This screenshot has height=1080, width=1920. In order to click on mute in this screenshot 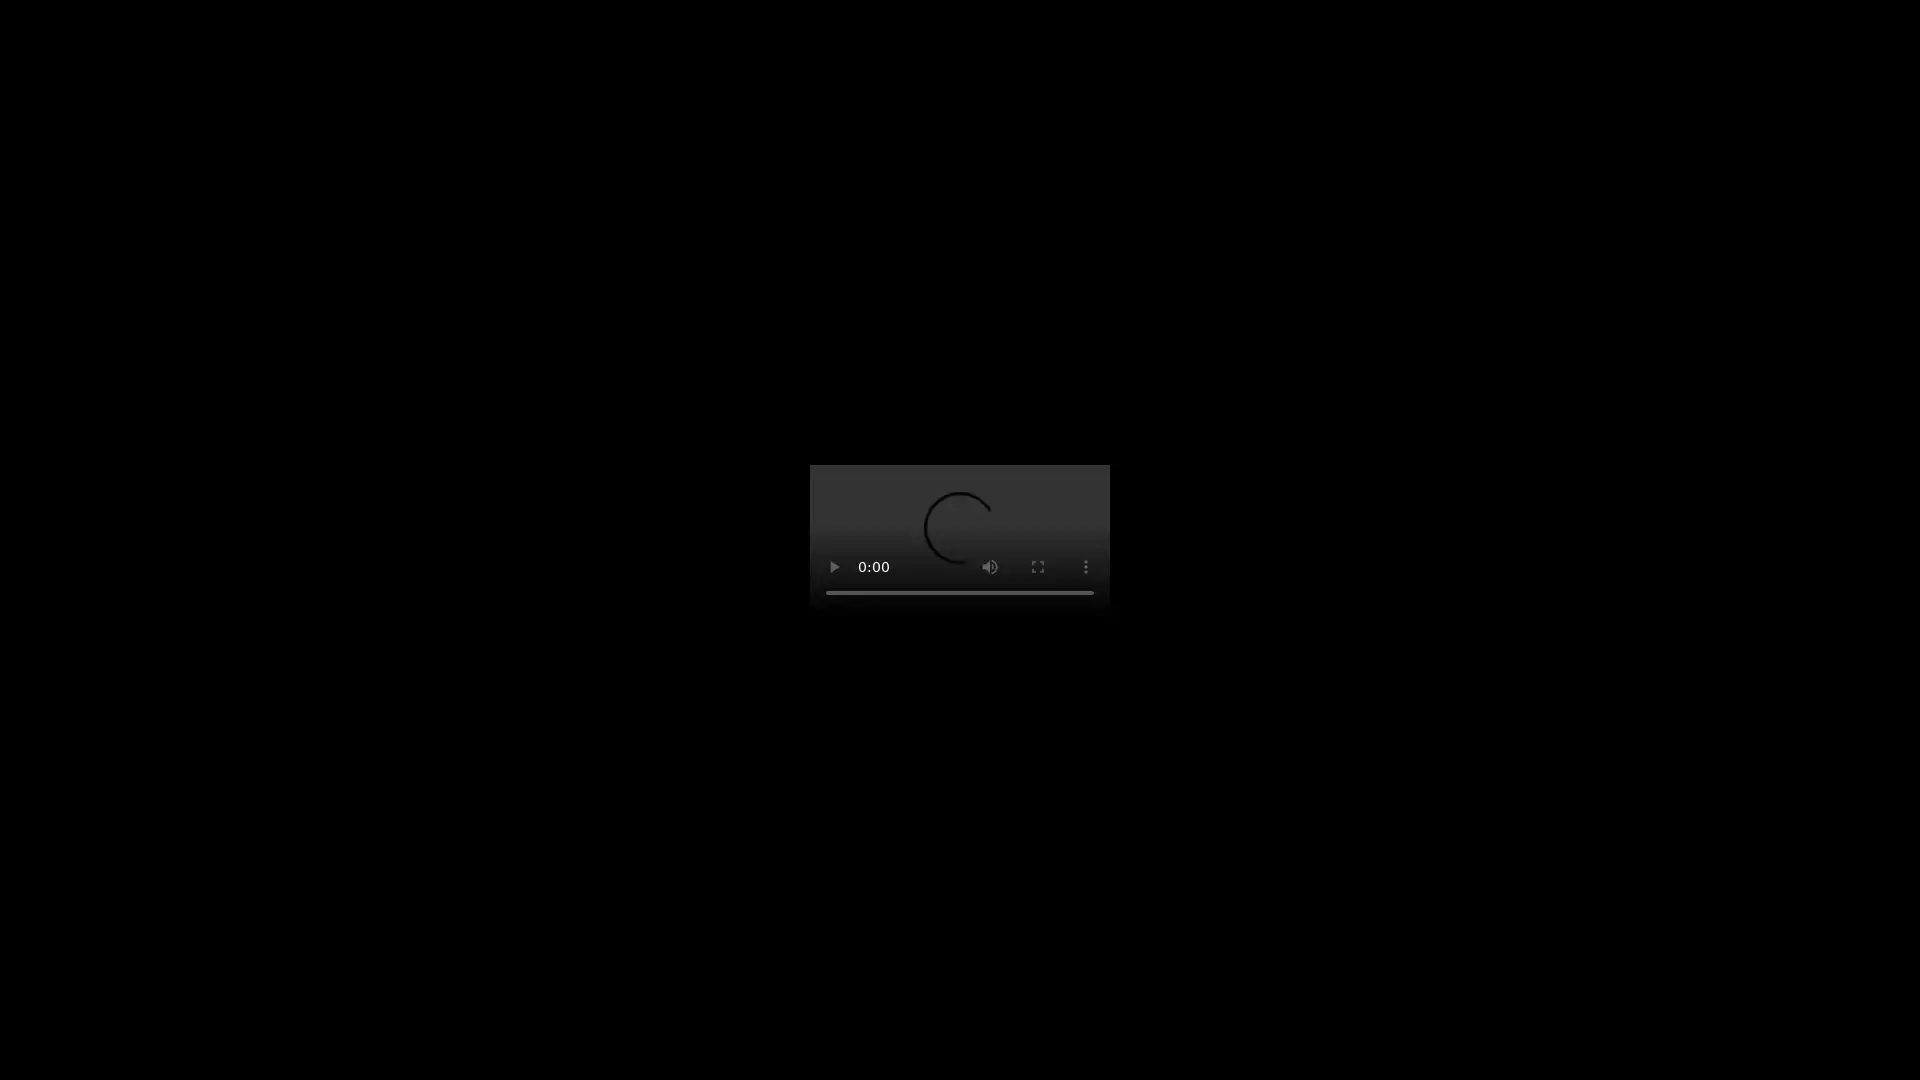, I will do `click(989, 567)`.